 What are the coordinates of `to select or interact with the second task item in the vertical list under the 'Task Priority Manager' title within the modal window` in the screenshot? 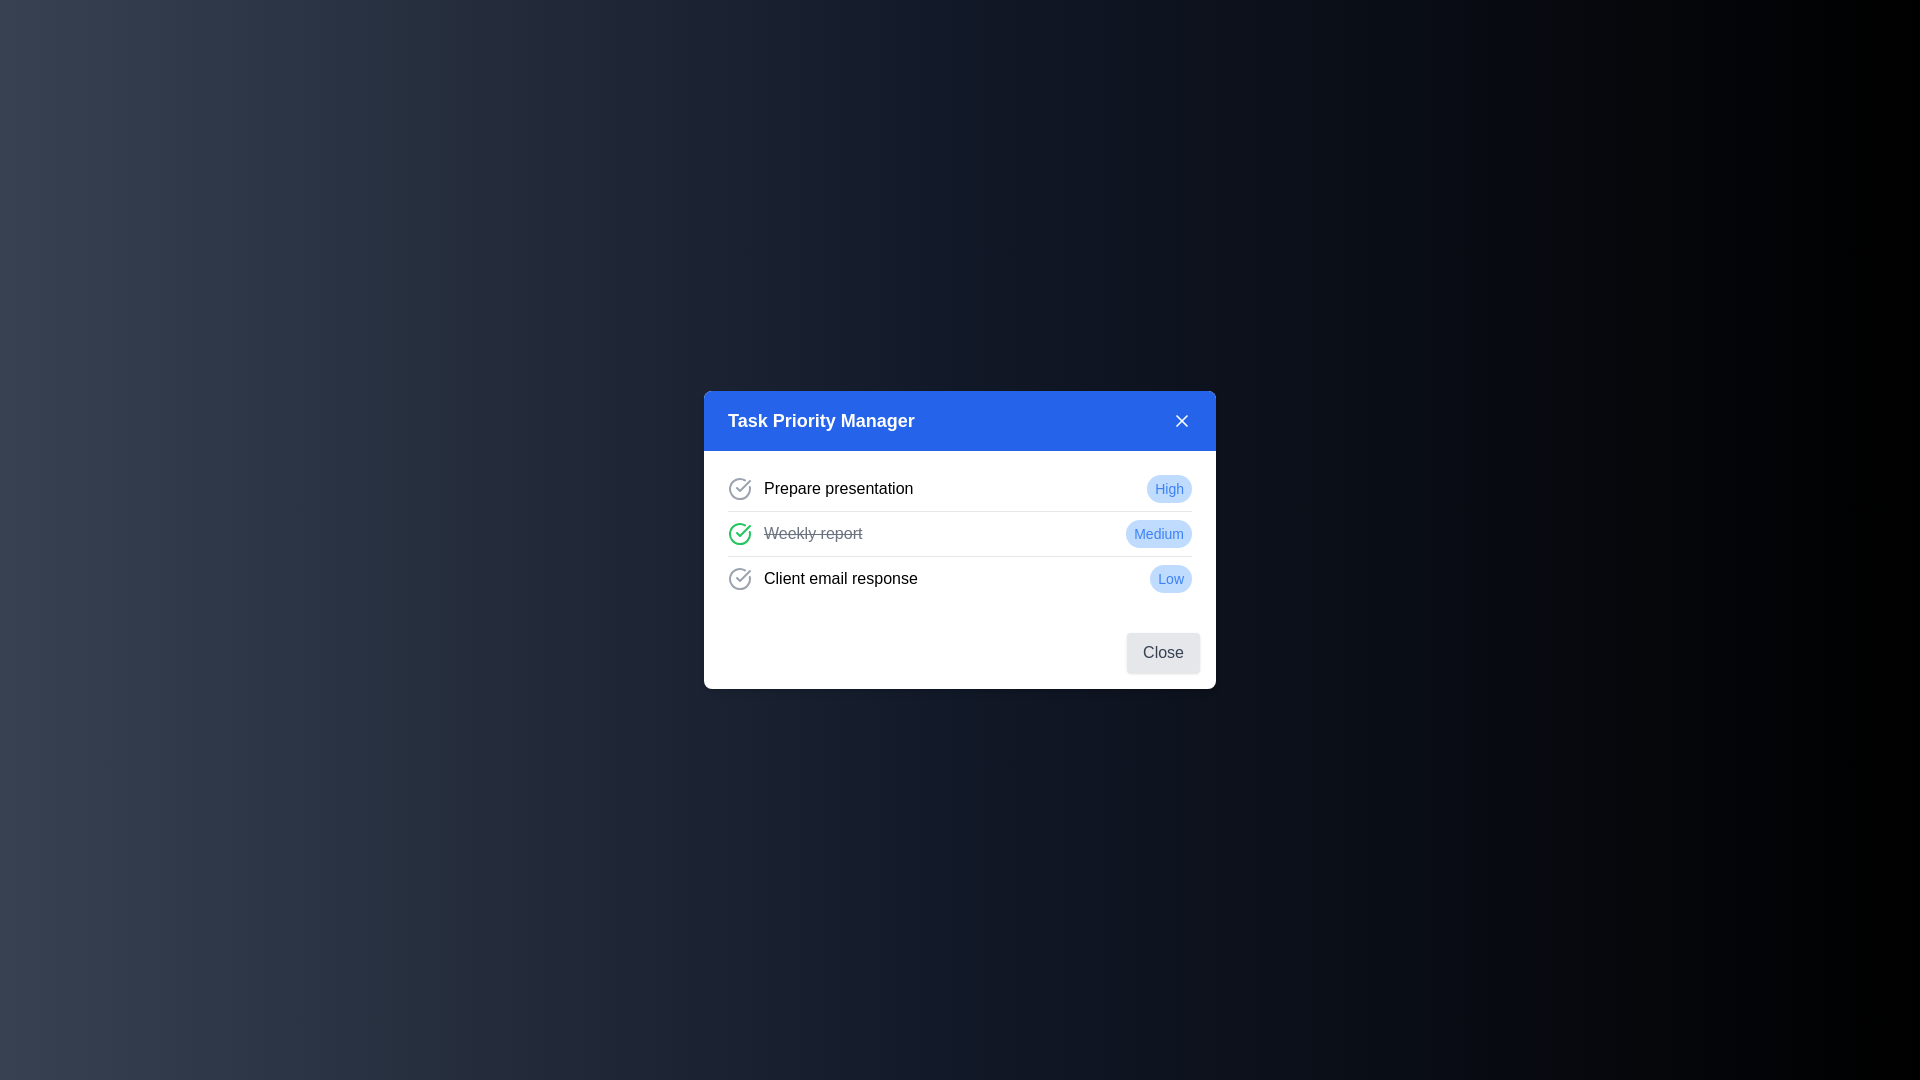 It's located at (960, 532).